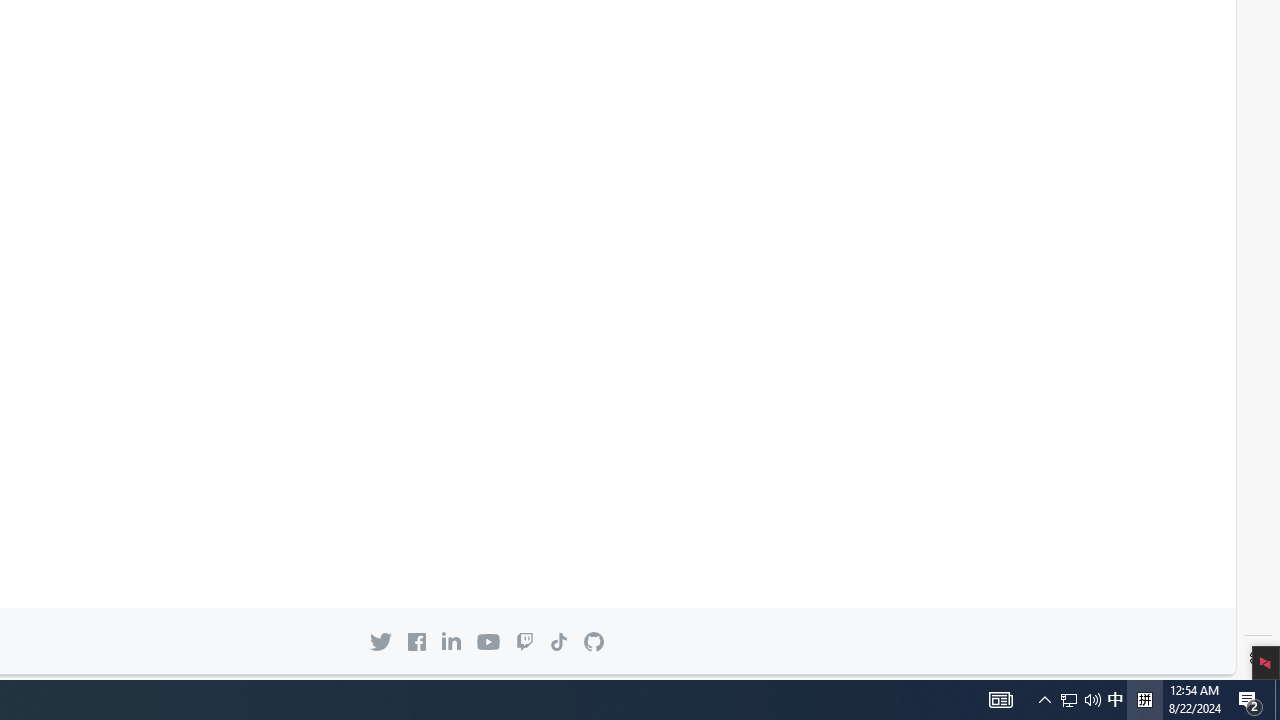 The width and height of the screenshot is (1280, 720). Describe the element at coordinates (380, 641) in the screenshot. I see `'Twitter icon'` at that location.